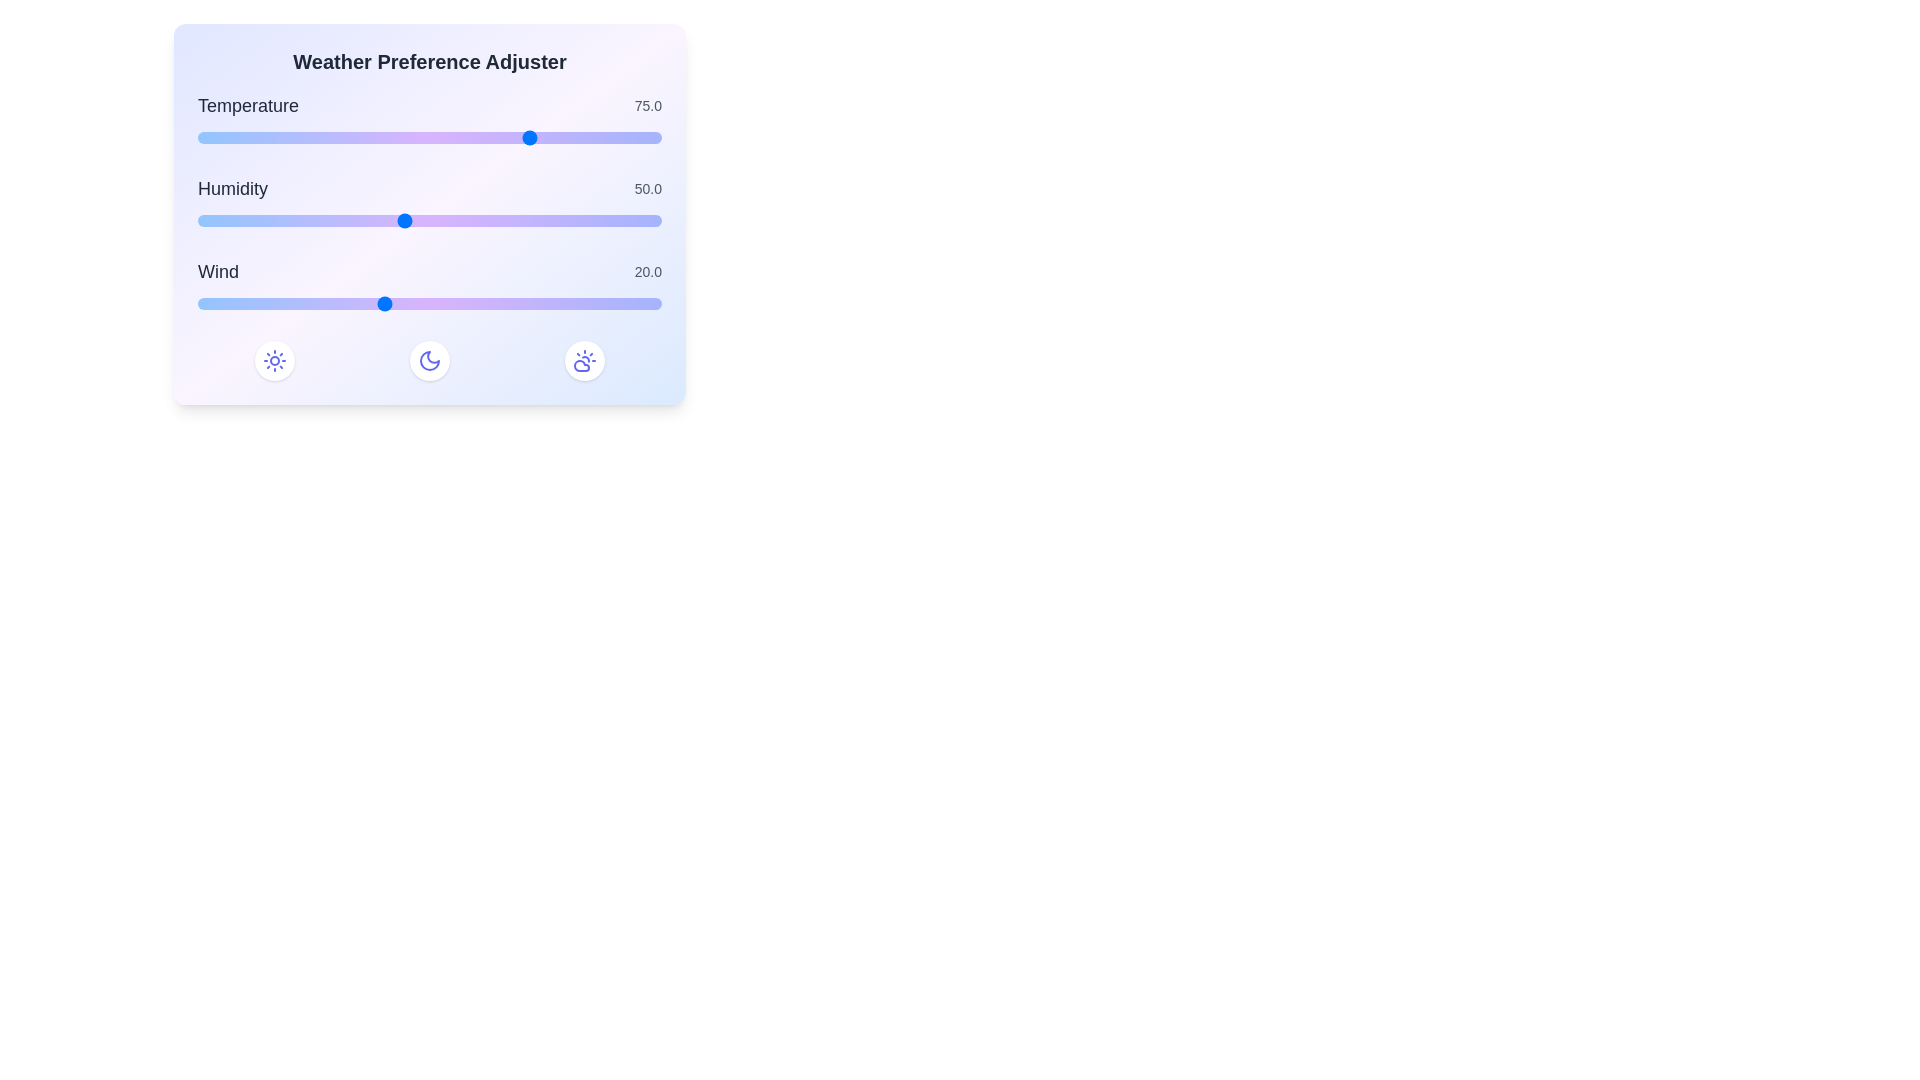  I want to click on the read-only text label displaying the current value of the Wind preference setting, which shows '20.0' and is positioned to the right of the label 'Wind', so click(648, 272).